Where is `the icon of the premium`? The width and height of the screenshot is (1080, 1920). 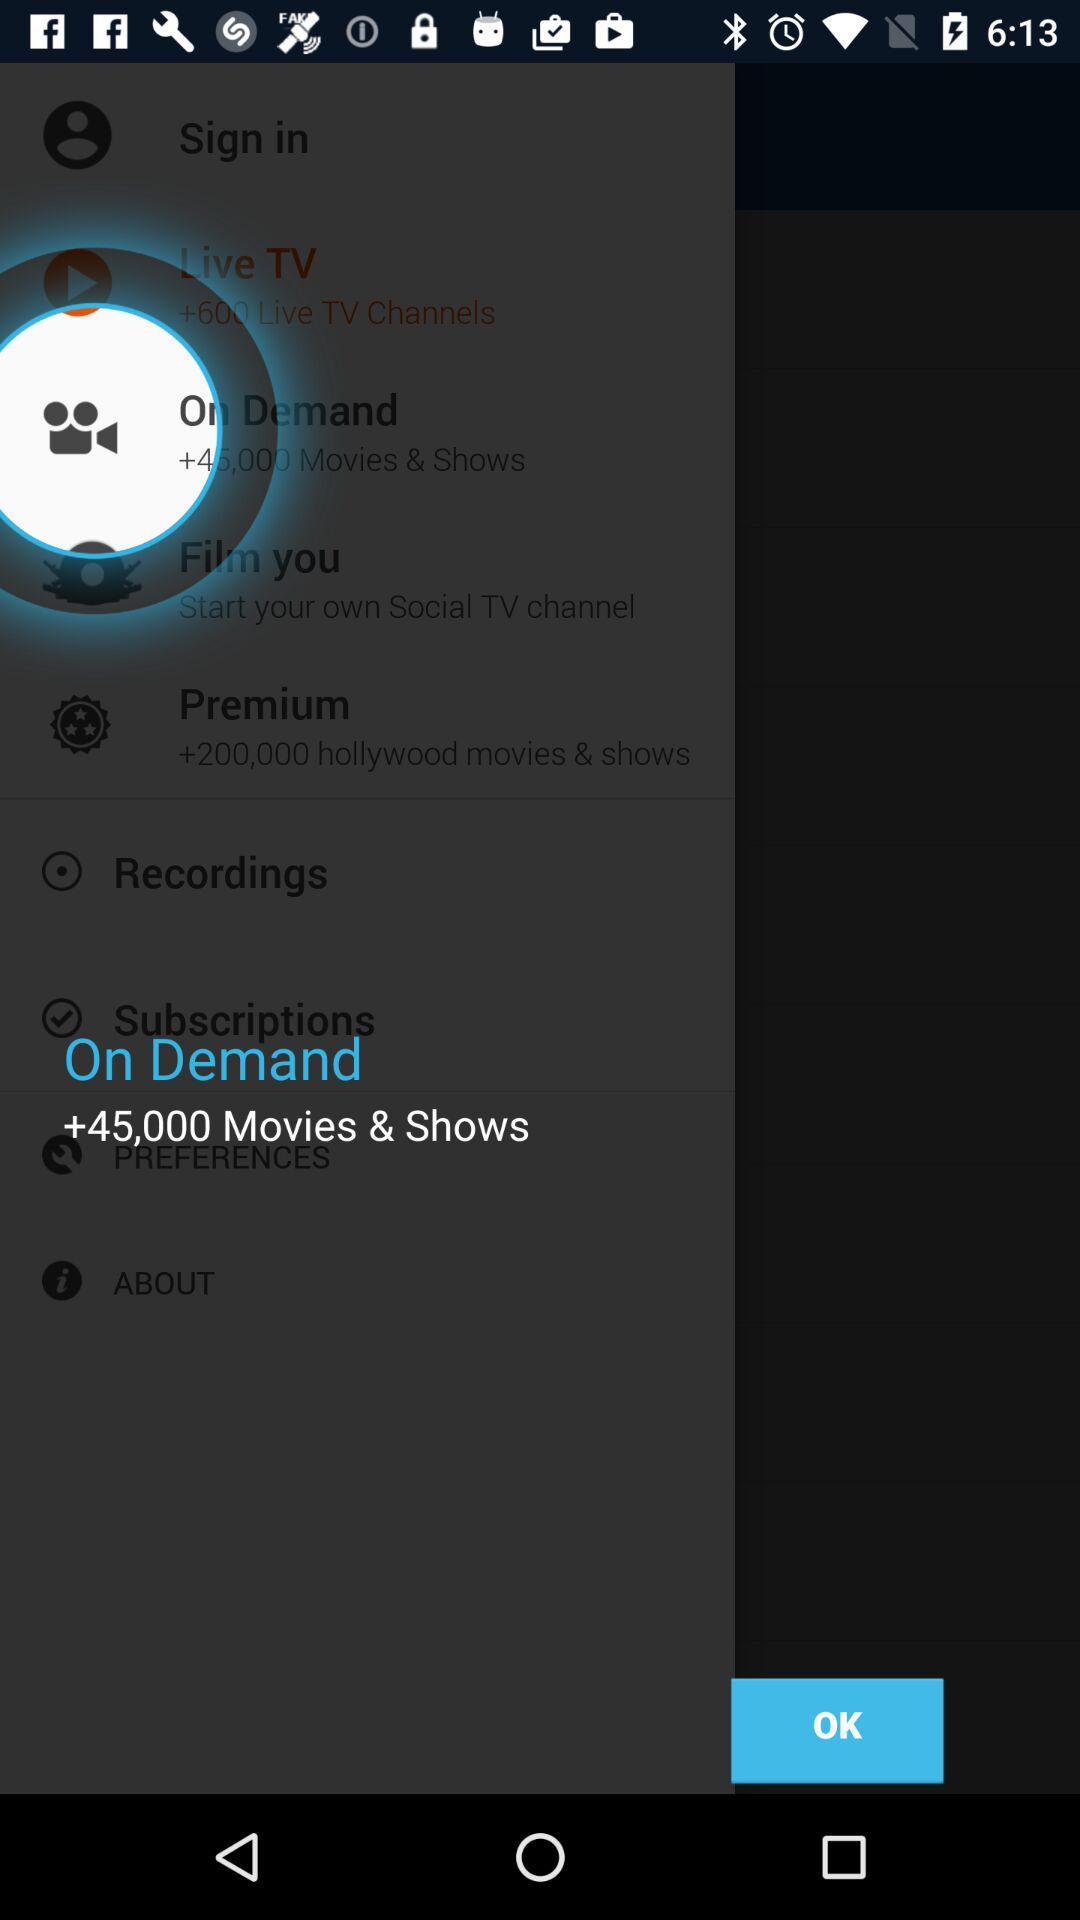 the icon of the premium is located at coordinates (94, 723).